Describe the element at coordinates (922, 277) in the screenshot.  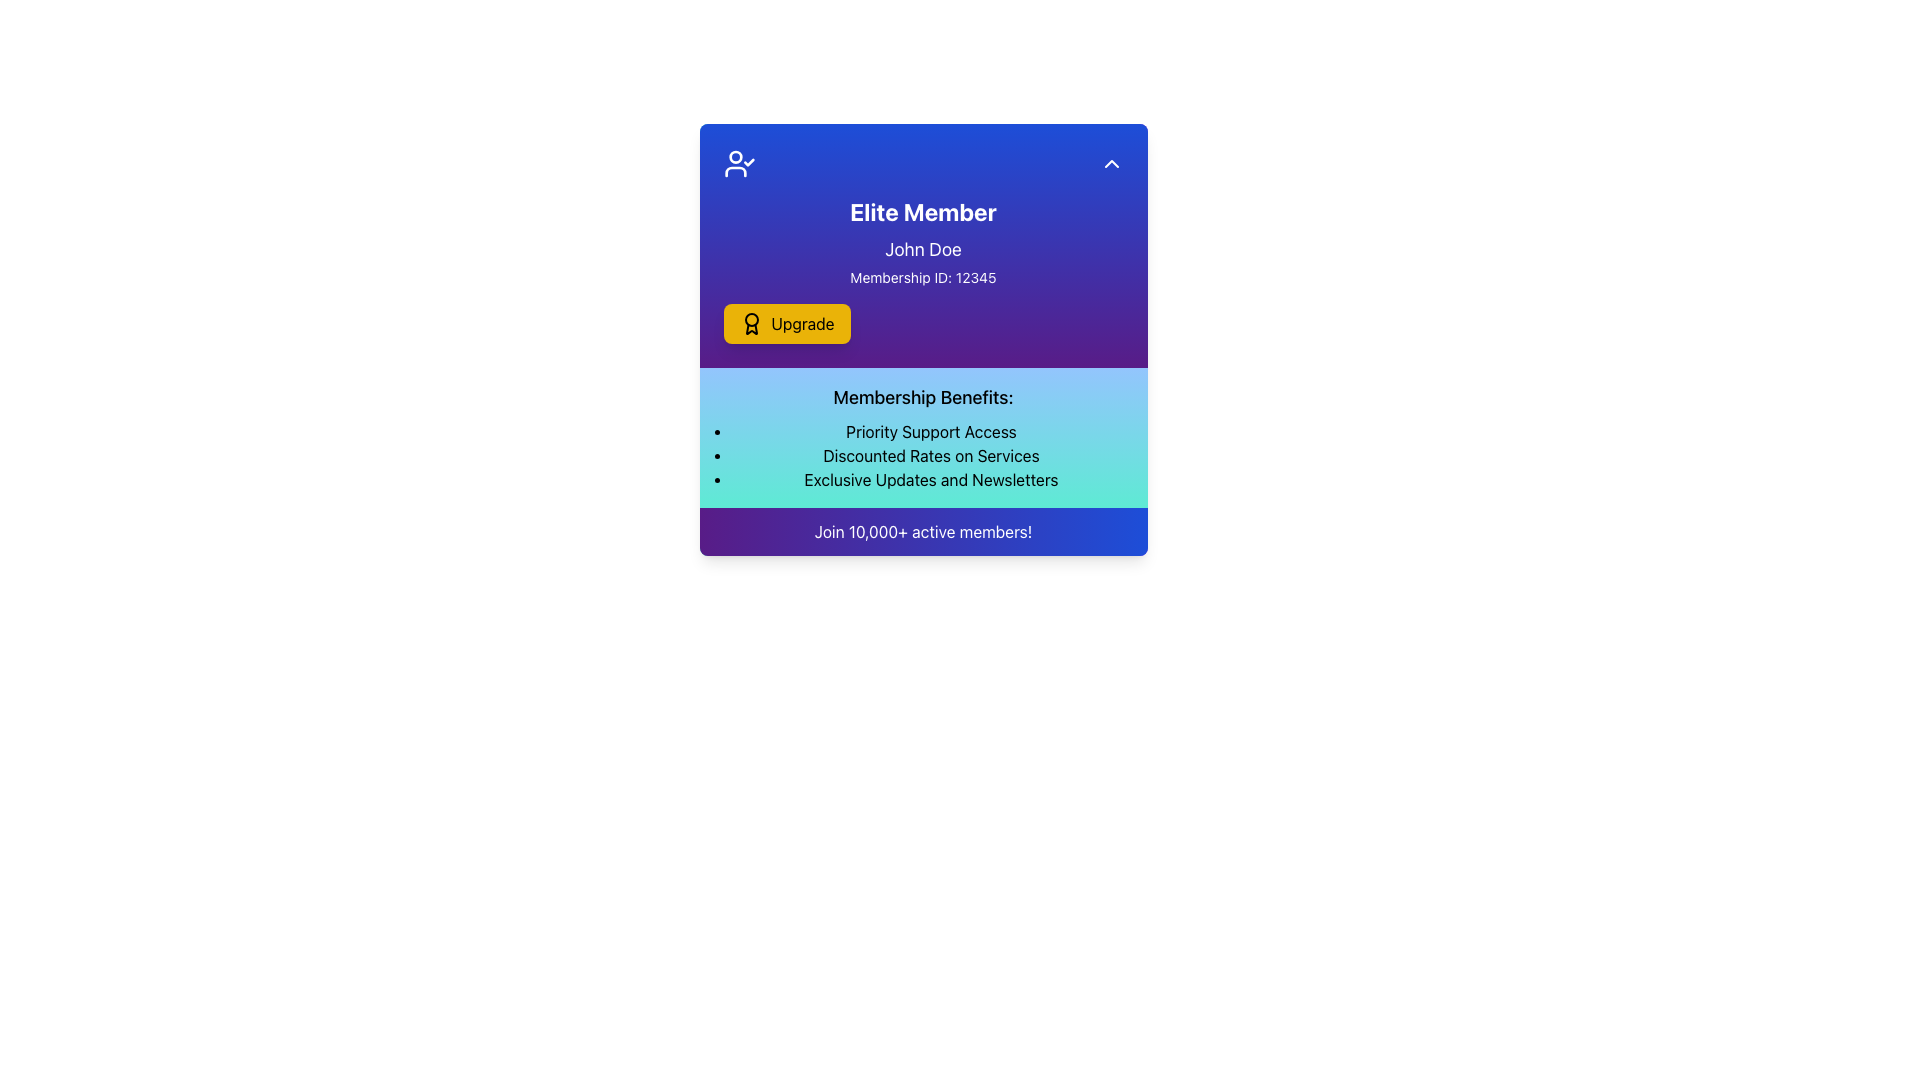
I see `the Text Display element that shows the membership ID associated with the user, located below 'John Doe' and above the 'Upgrade' button` at that location.